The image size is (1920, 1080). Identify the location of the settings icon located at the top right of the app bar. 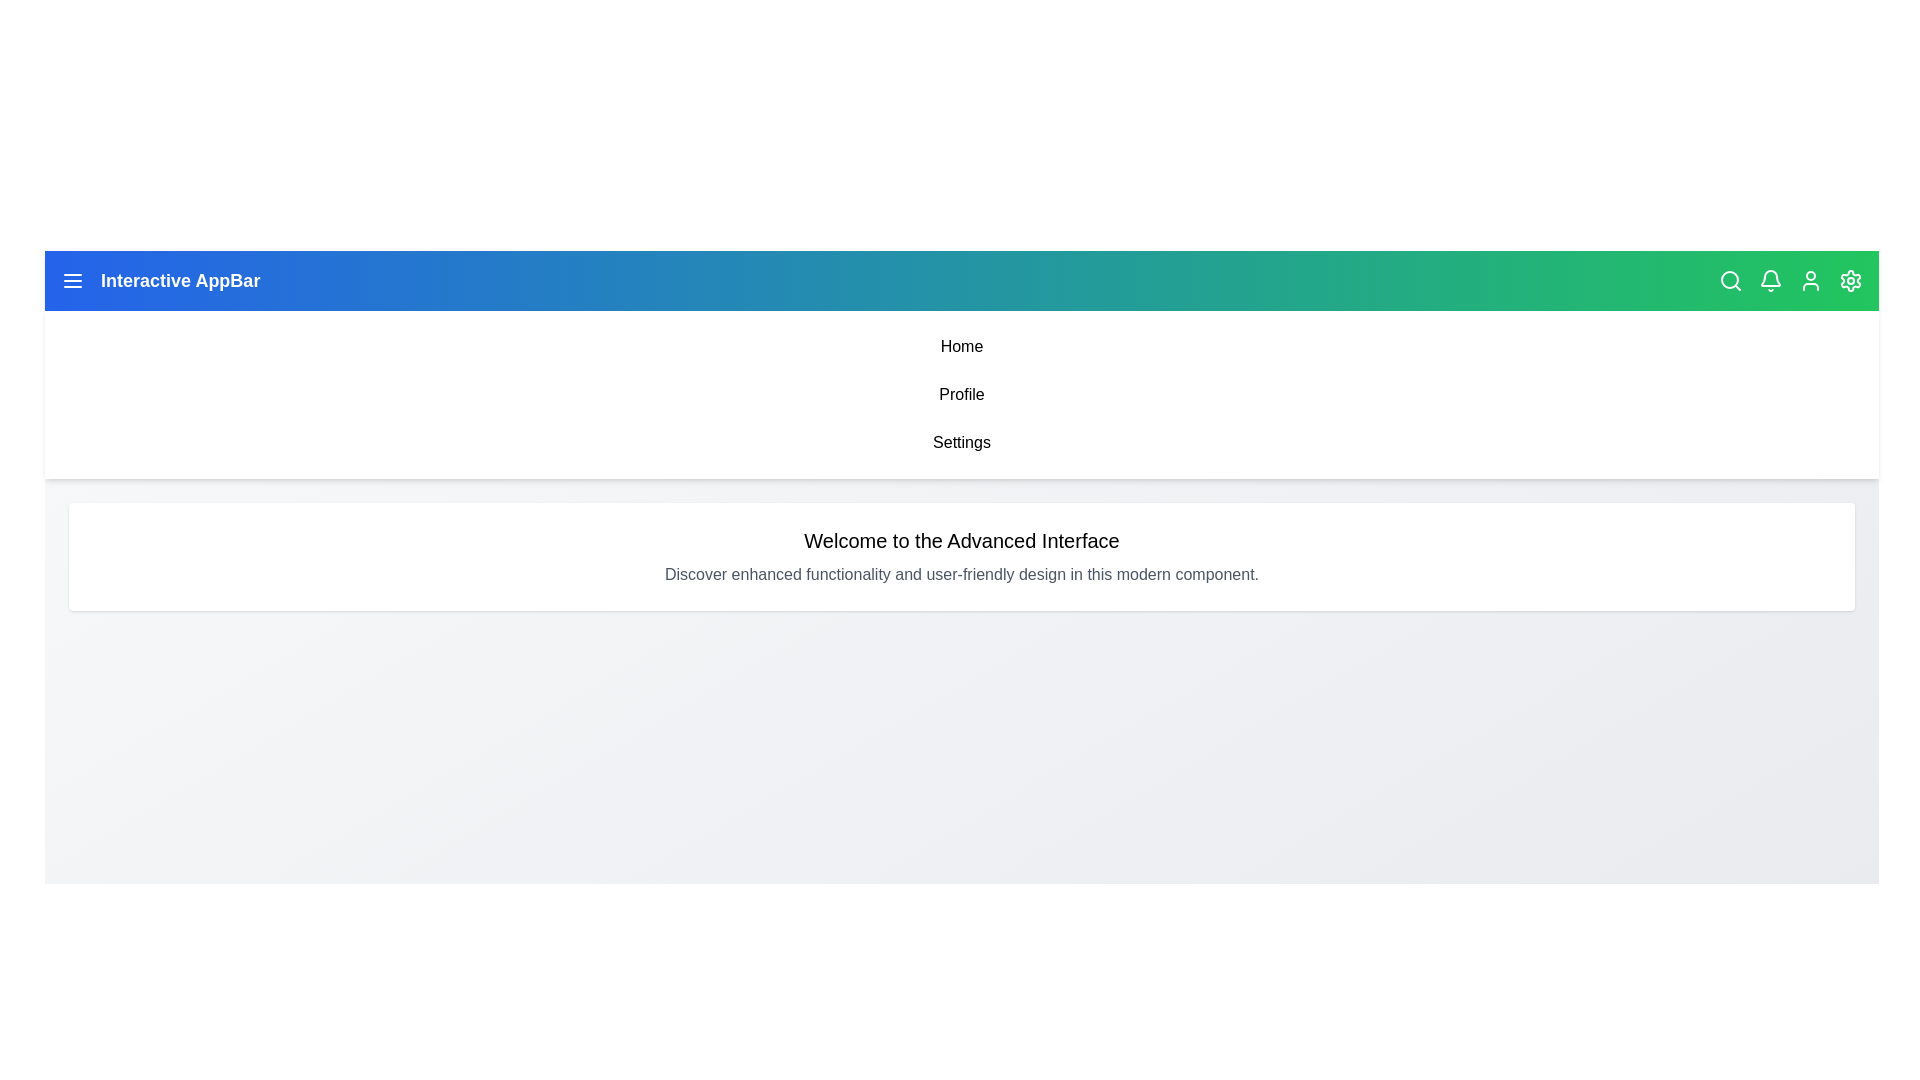
(1850, 281).